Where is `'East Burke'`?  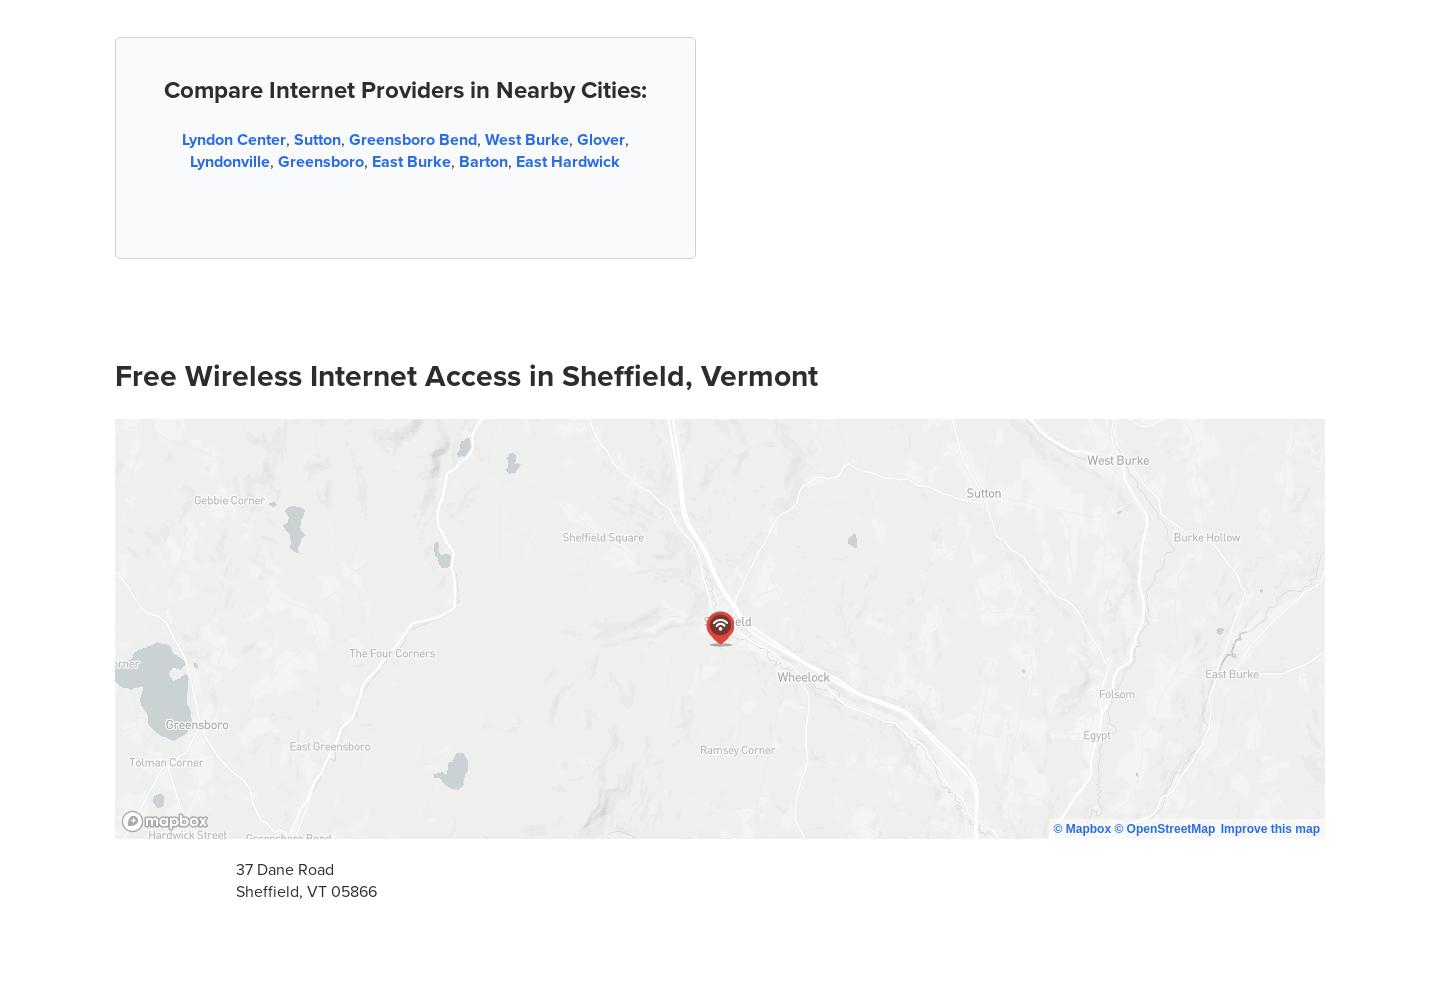
'East Burke' is located at coordinates (410, 161).